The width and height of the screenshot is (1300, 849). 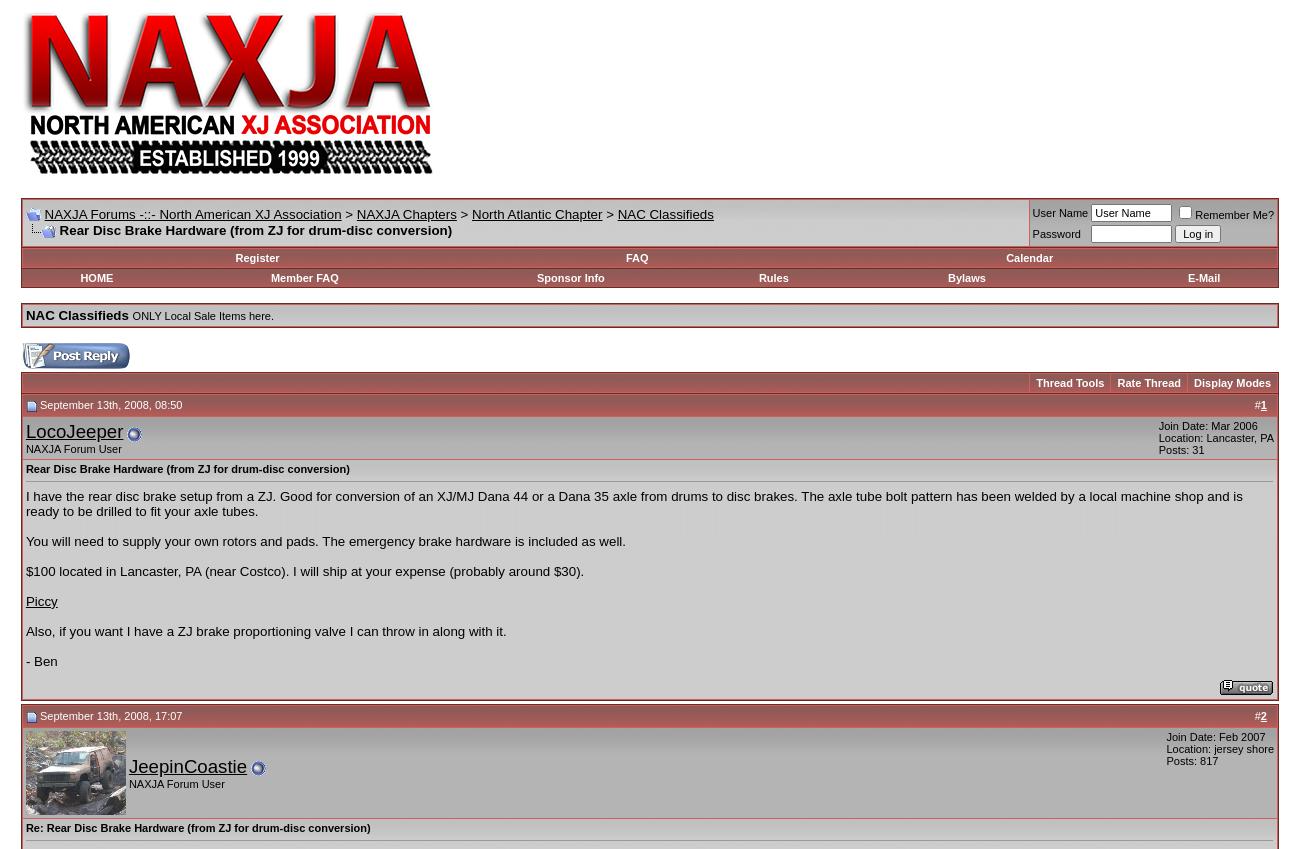 What do you see at coordinates (39, 599) in the screenshot?
I see `'Piccy'` at bounding box center [39, 599].